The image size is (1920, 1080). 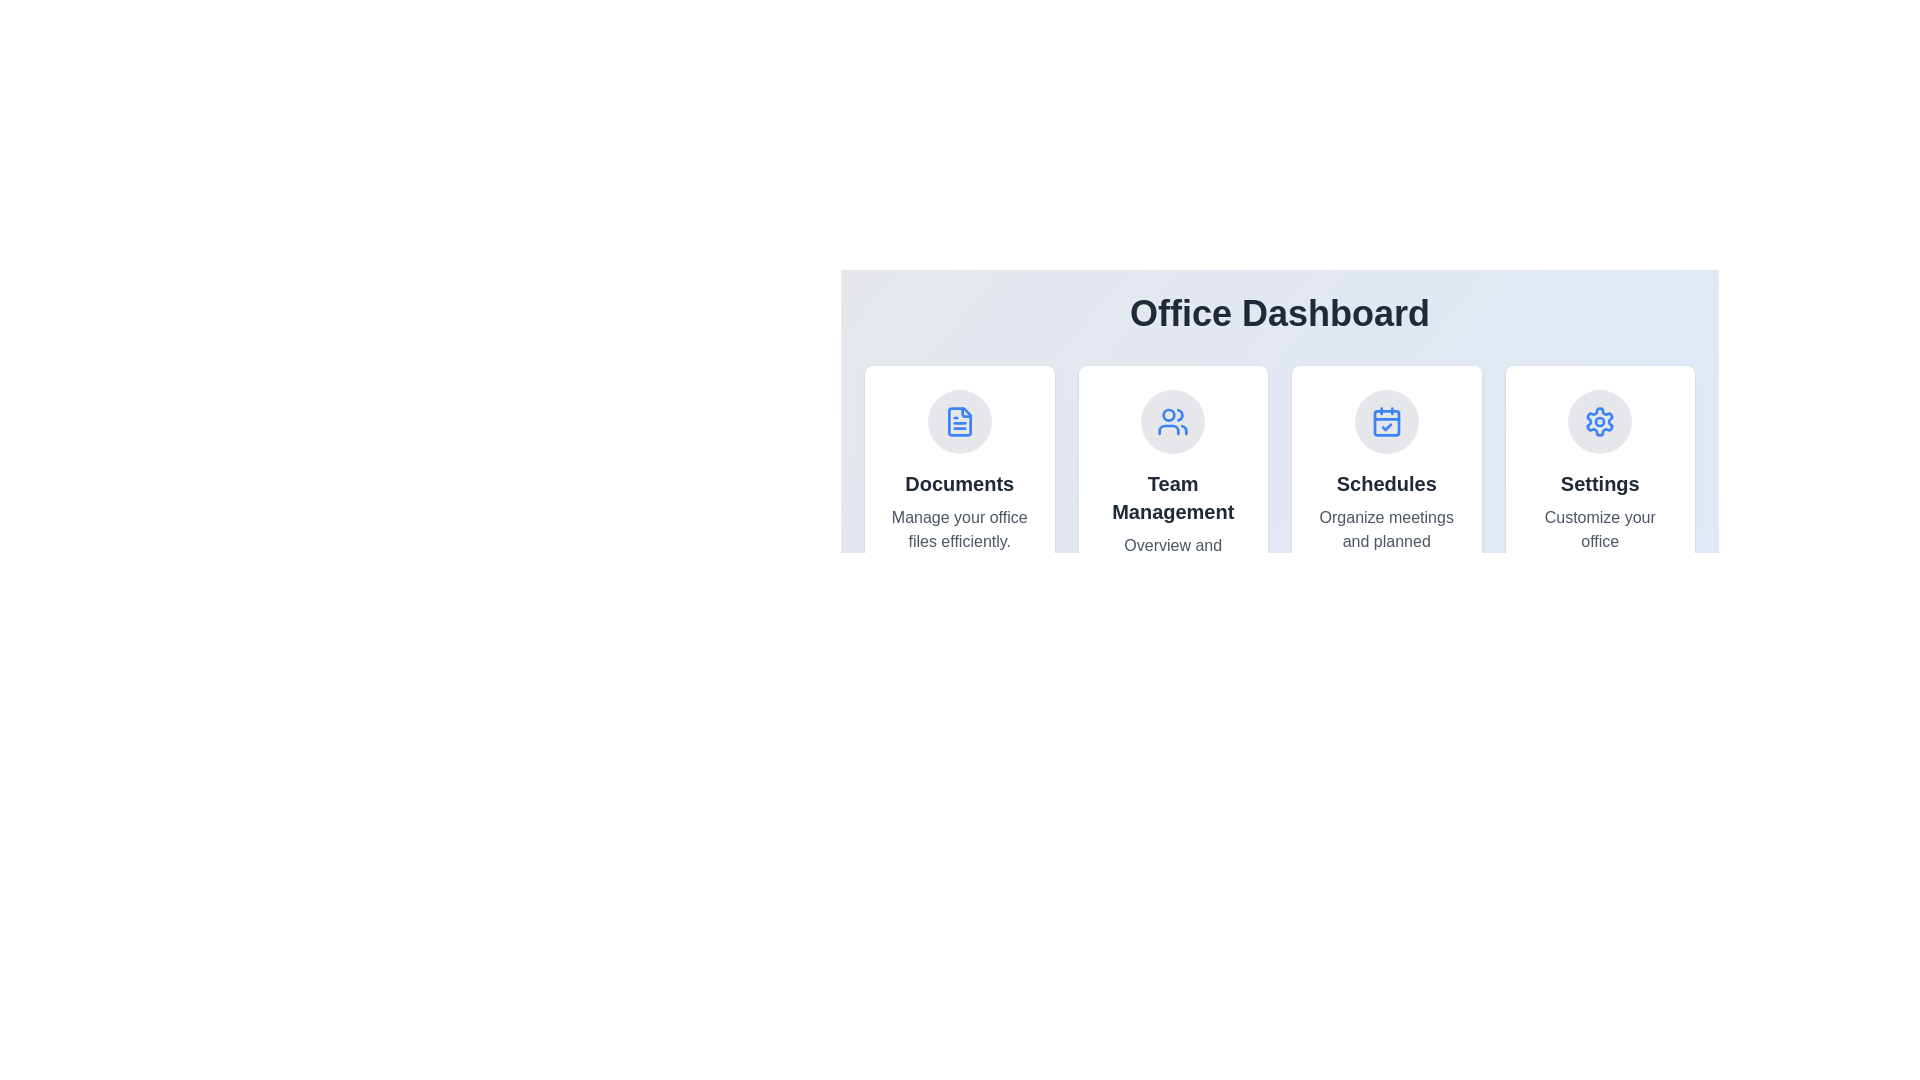 I want to click on the Static textual label that displays the word 'Documents' in bold font, located in the first card under the 'Office Dashboard' heading, so click(x=958, y=483).